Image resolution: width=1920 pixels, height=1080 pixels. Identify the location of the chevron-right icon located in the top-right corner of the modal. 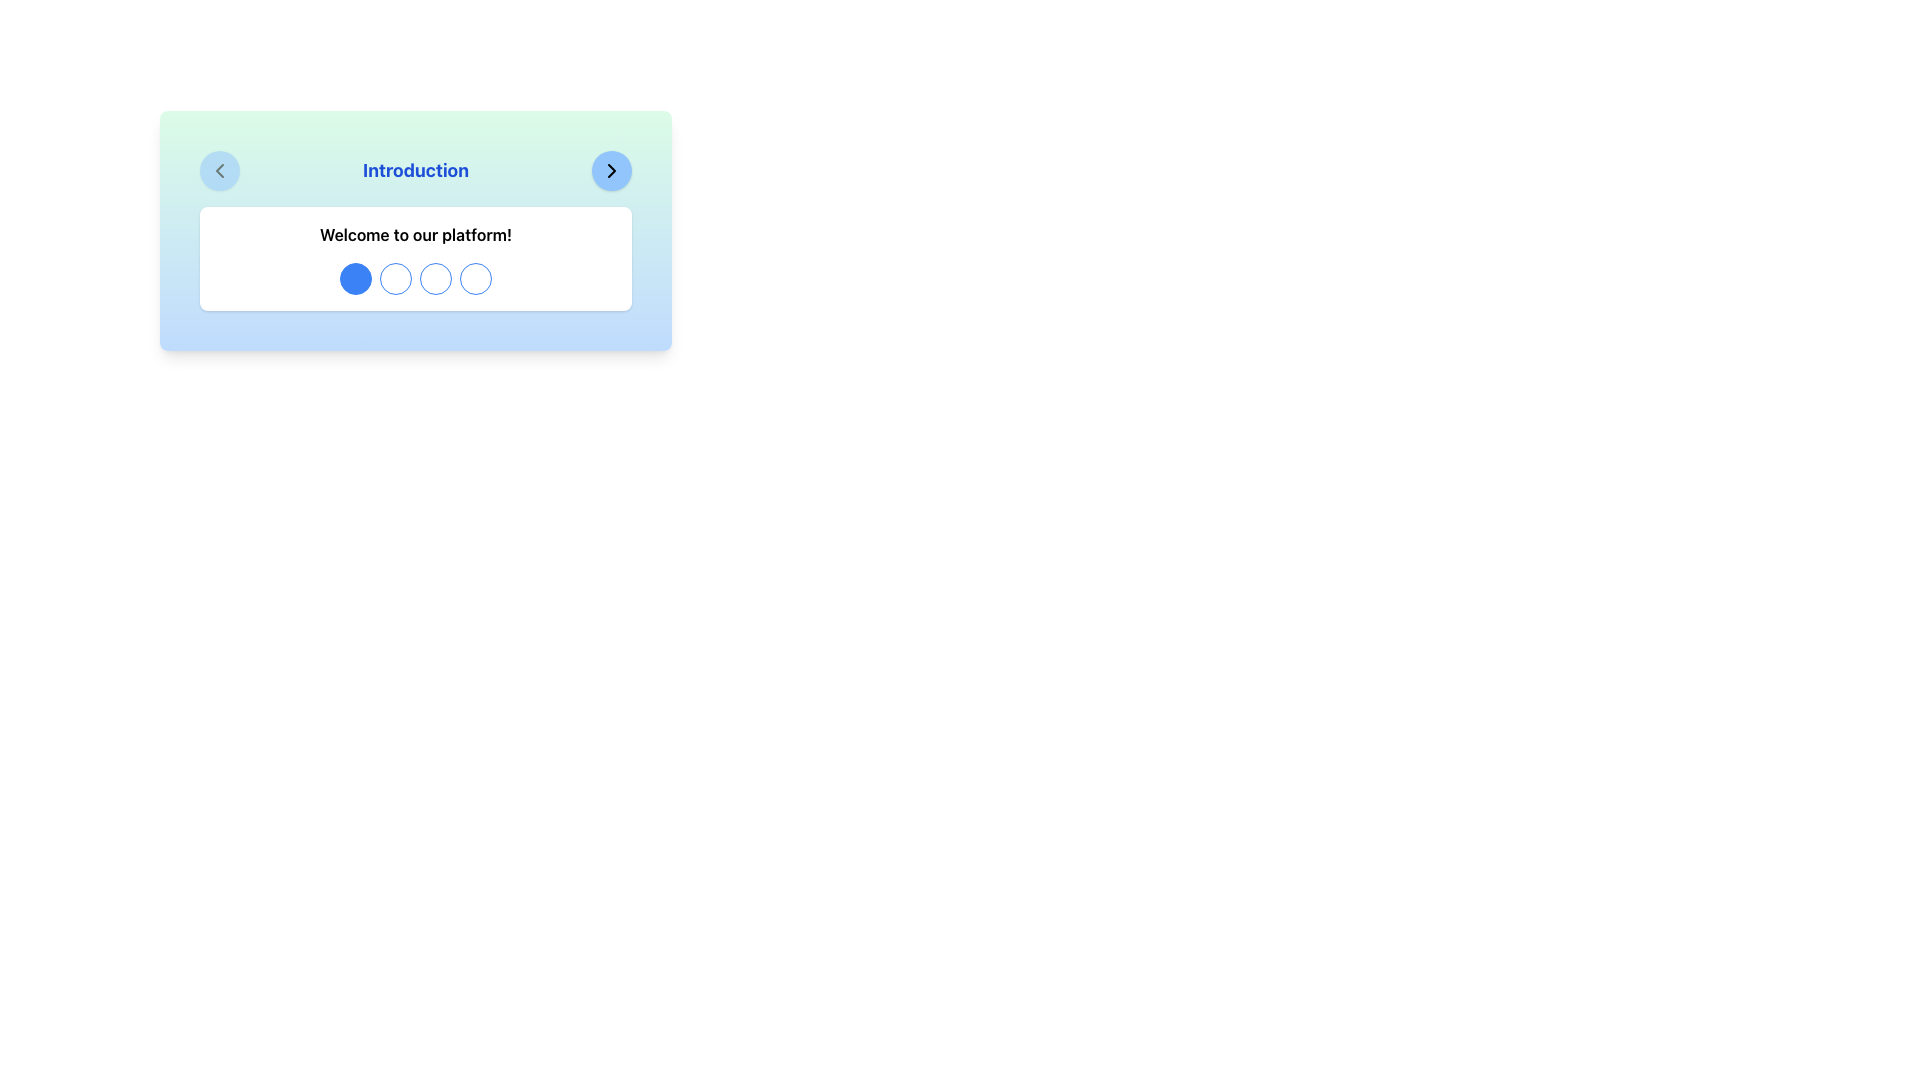
(610, 169).